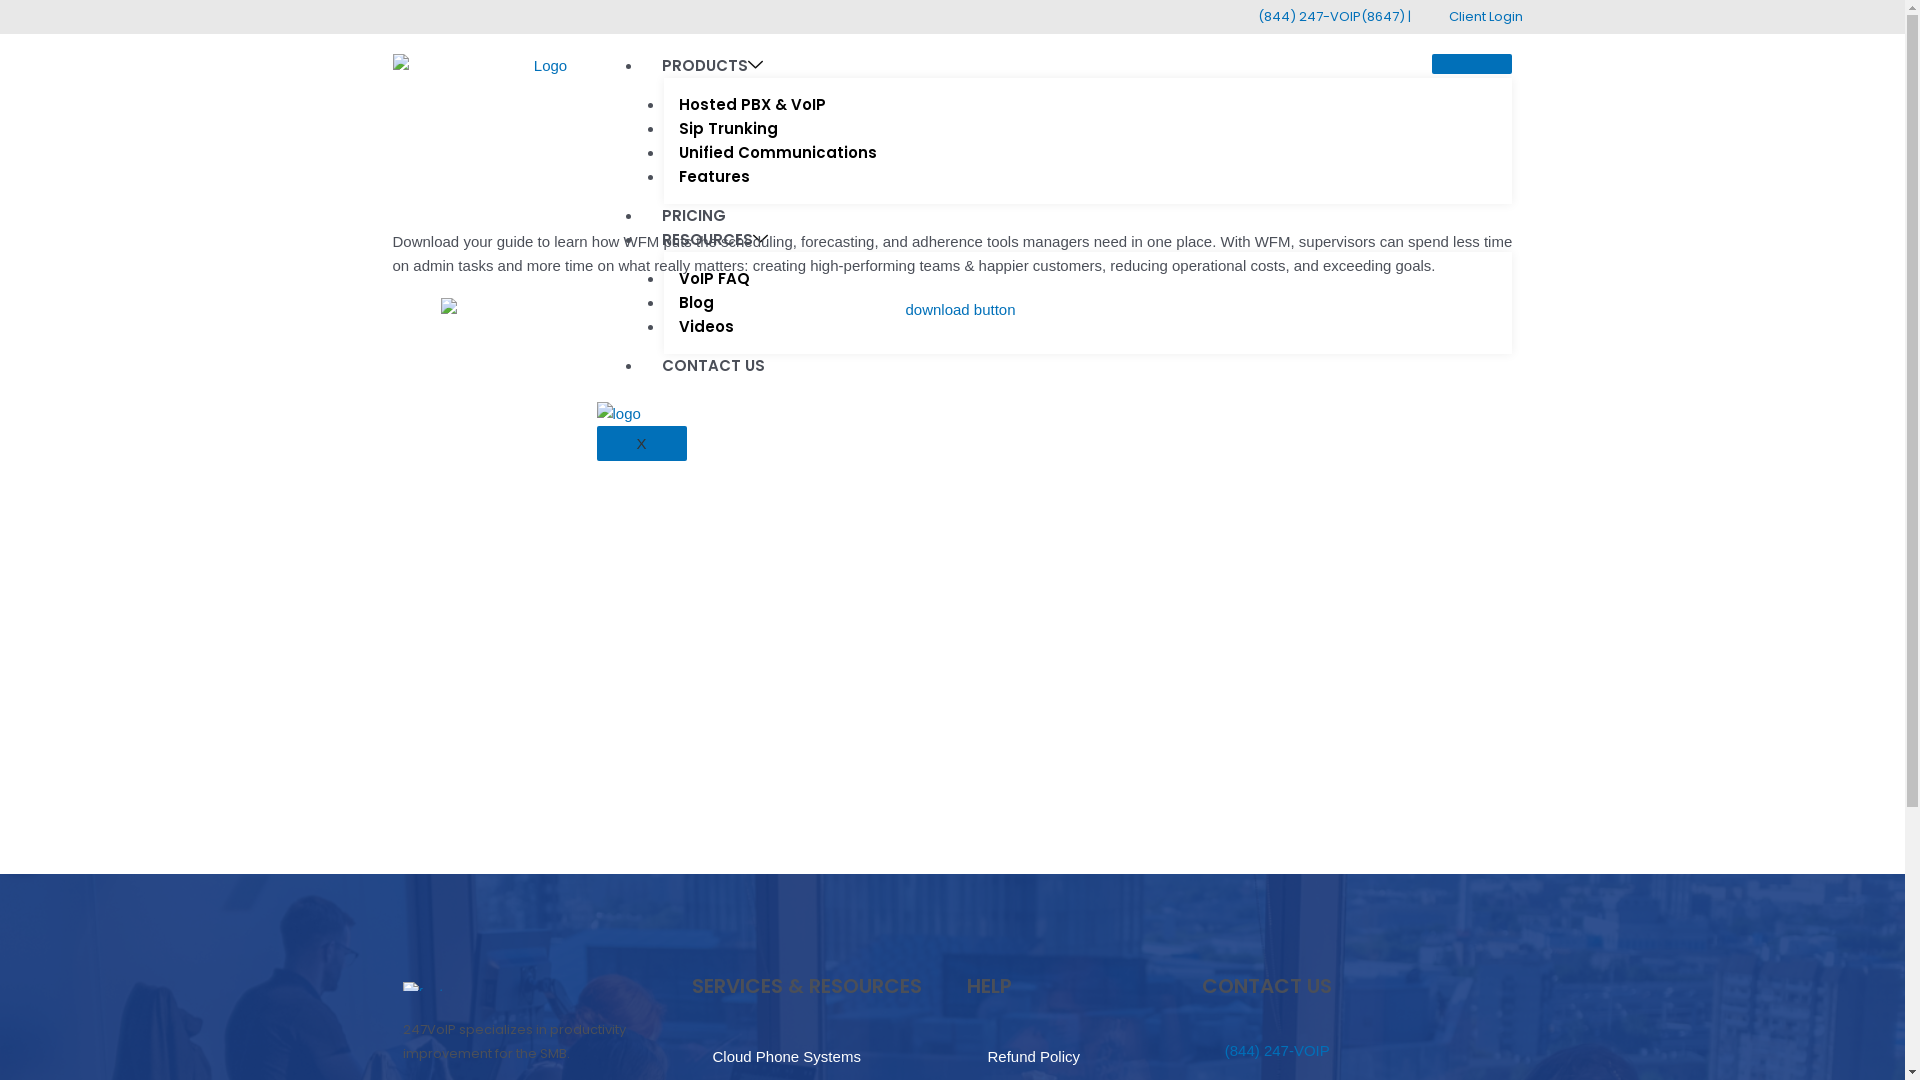 This screenshot has width=1920, height=1080. I want to click on 'PRODUCTS', so click(712, 64).